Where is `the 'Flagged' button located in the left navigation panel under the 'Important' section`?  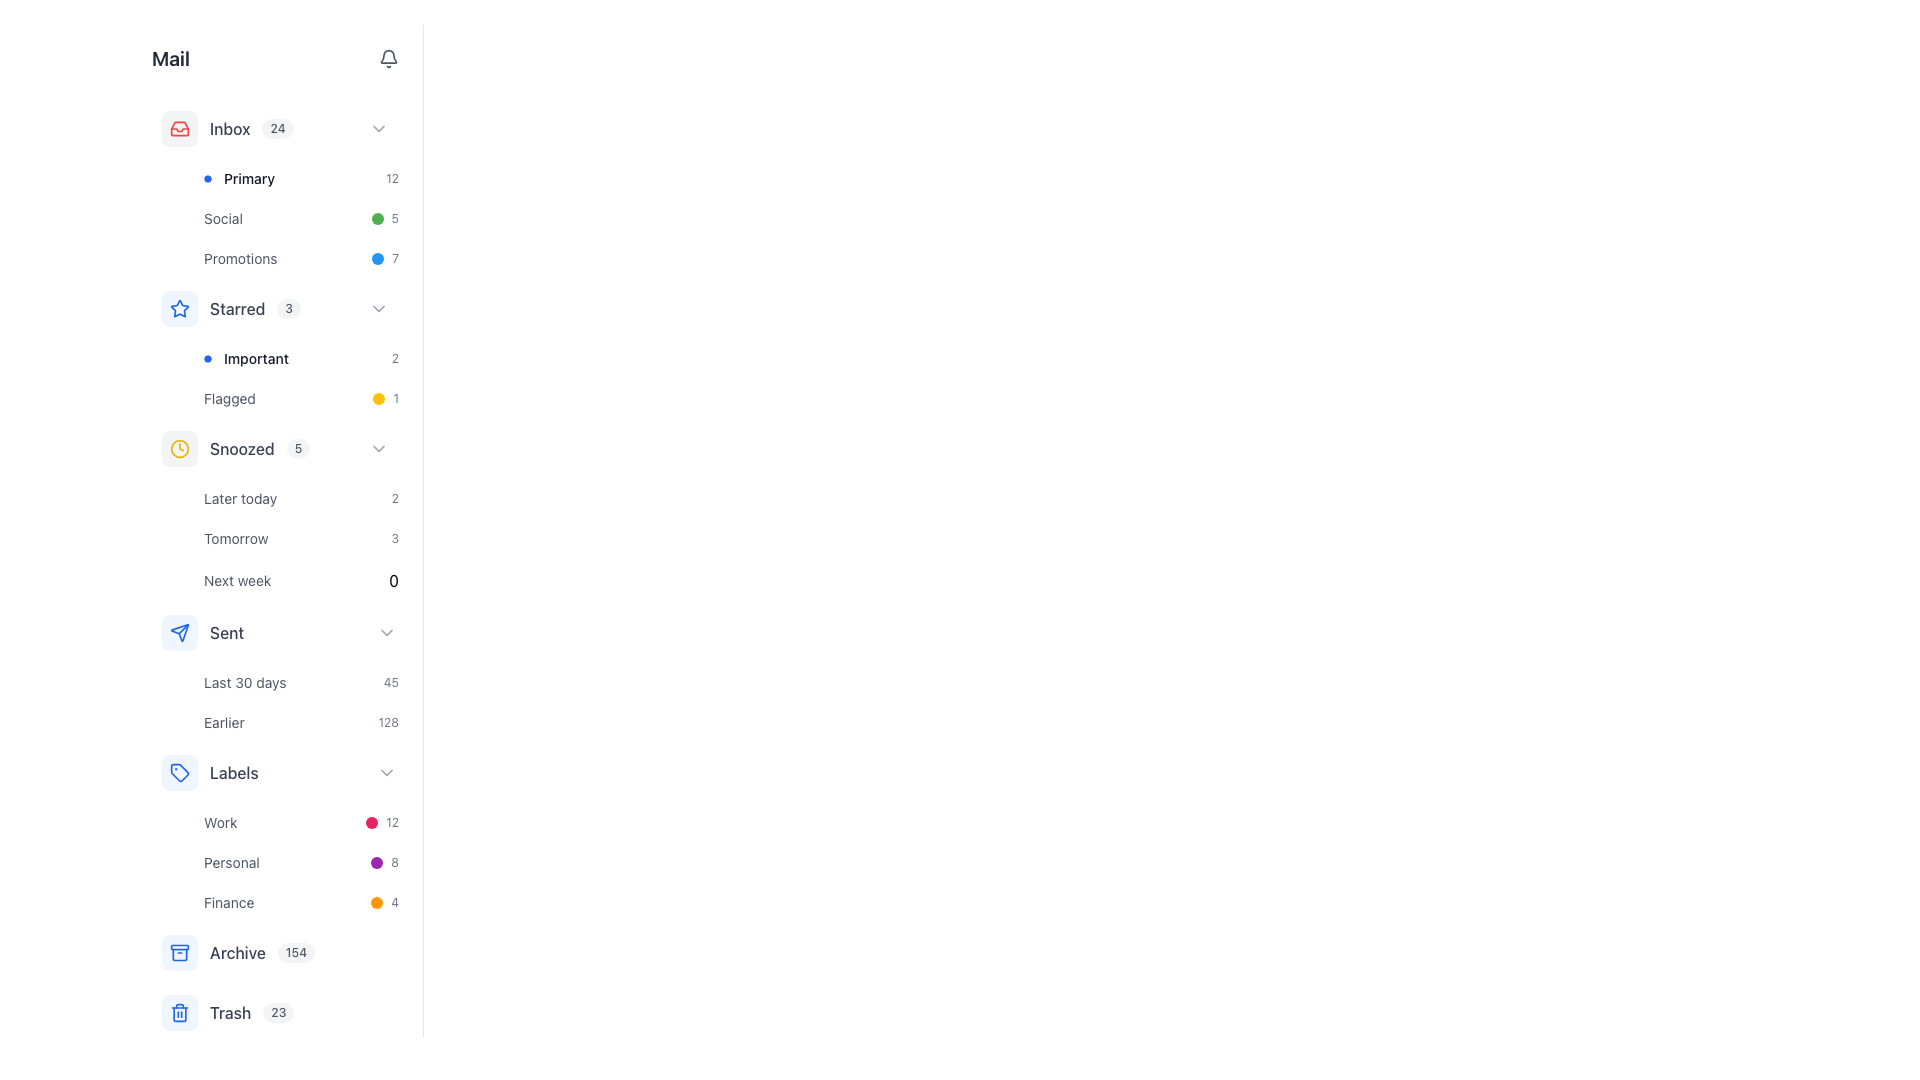 the 'Flagged' button located in the left navigation panel under the 'Important' section is located at coordinates (300, 398).